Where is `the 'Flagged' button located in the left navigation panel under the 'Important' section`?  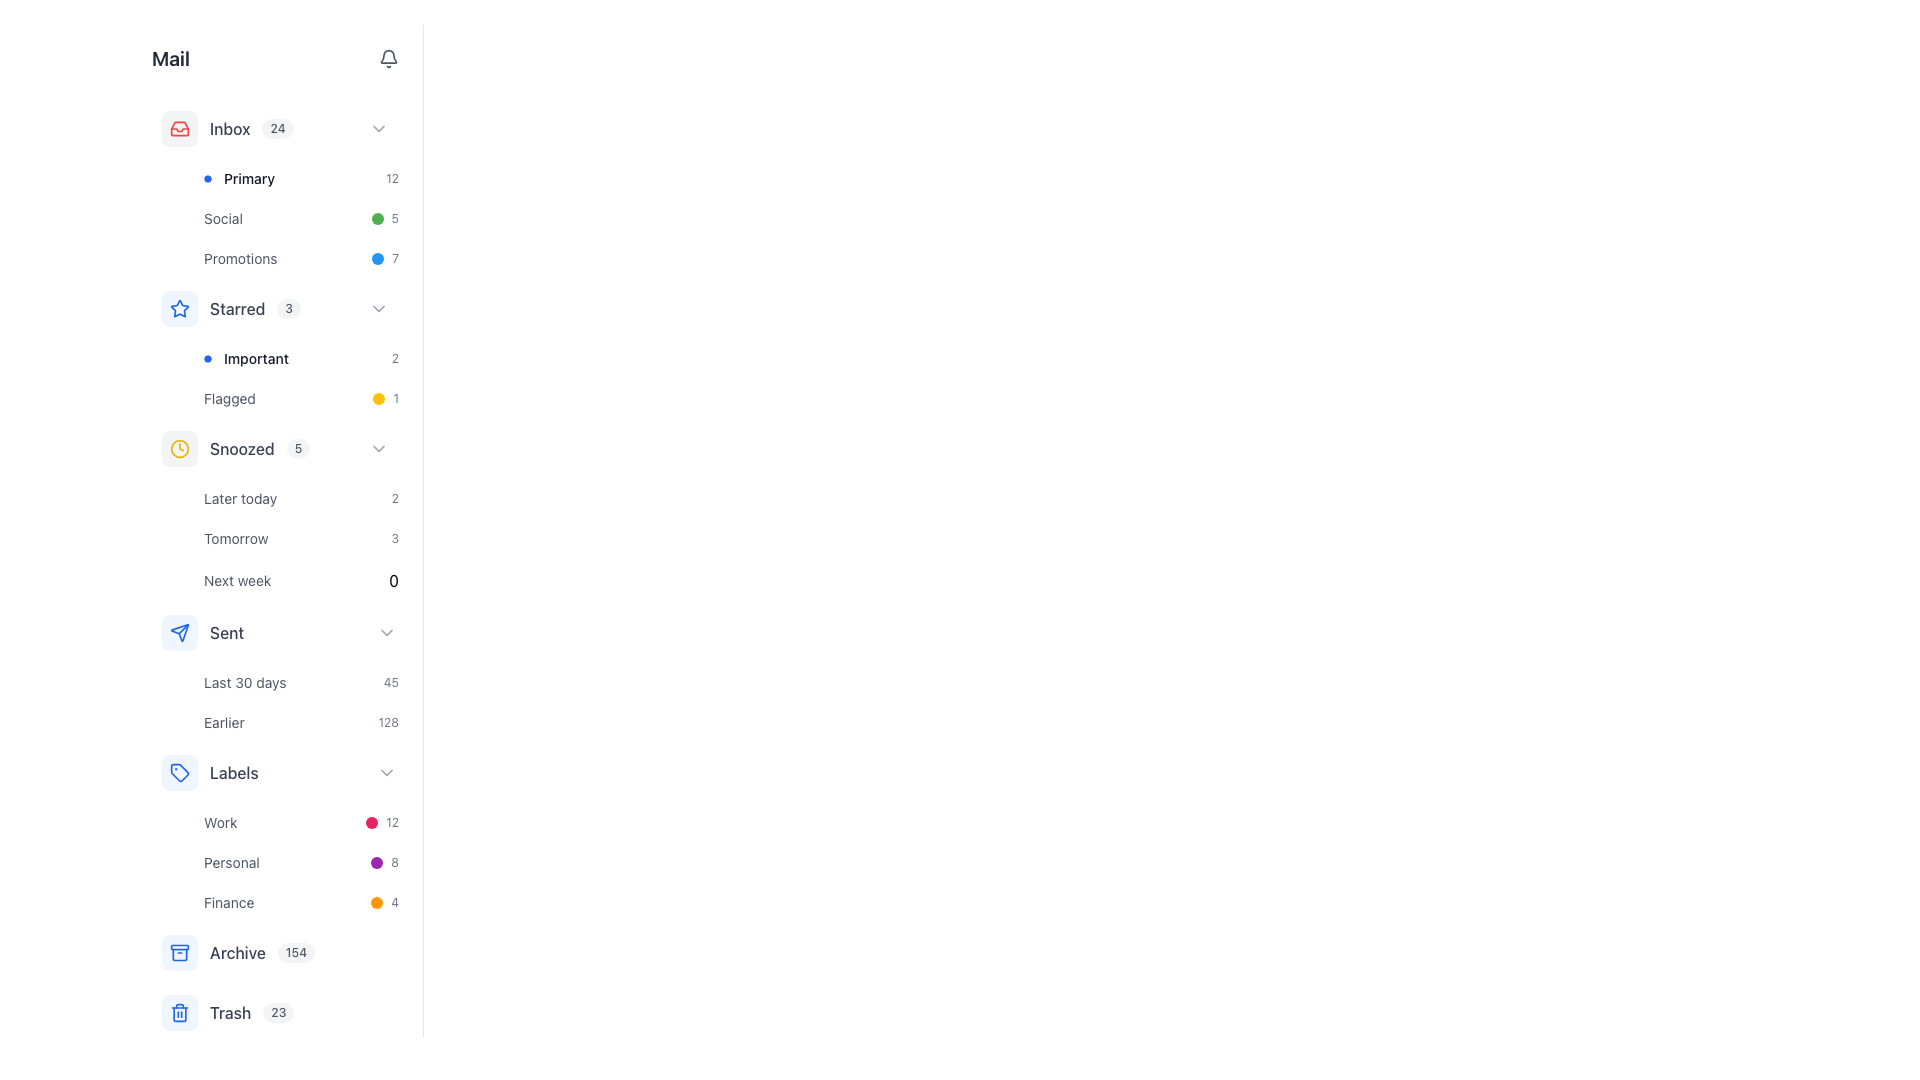 the 'Flagged' button located in the left navigation panel under the 'Important' section is located at coordinates (300, 398).